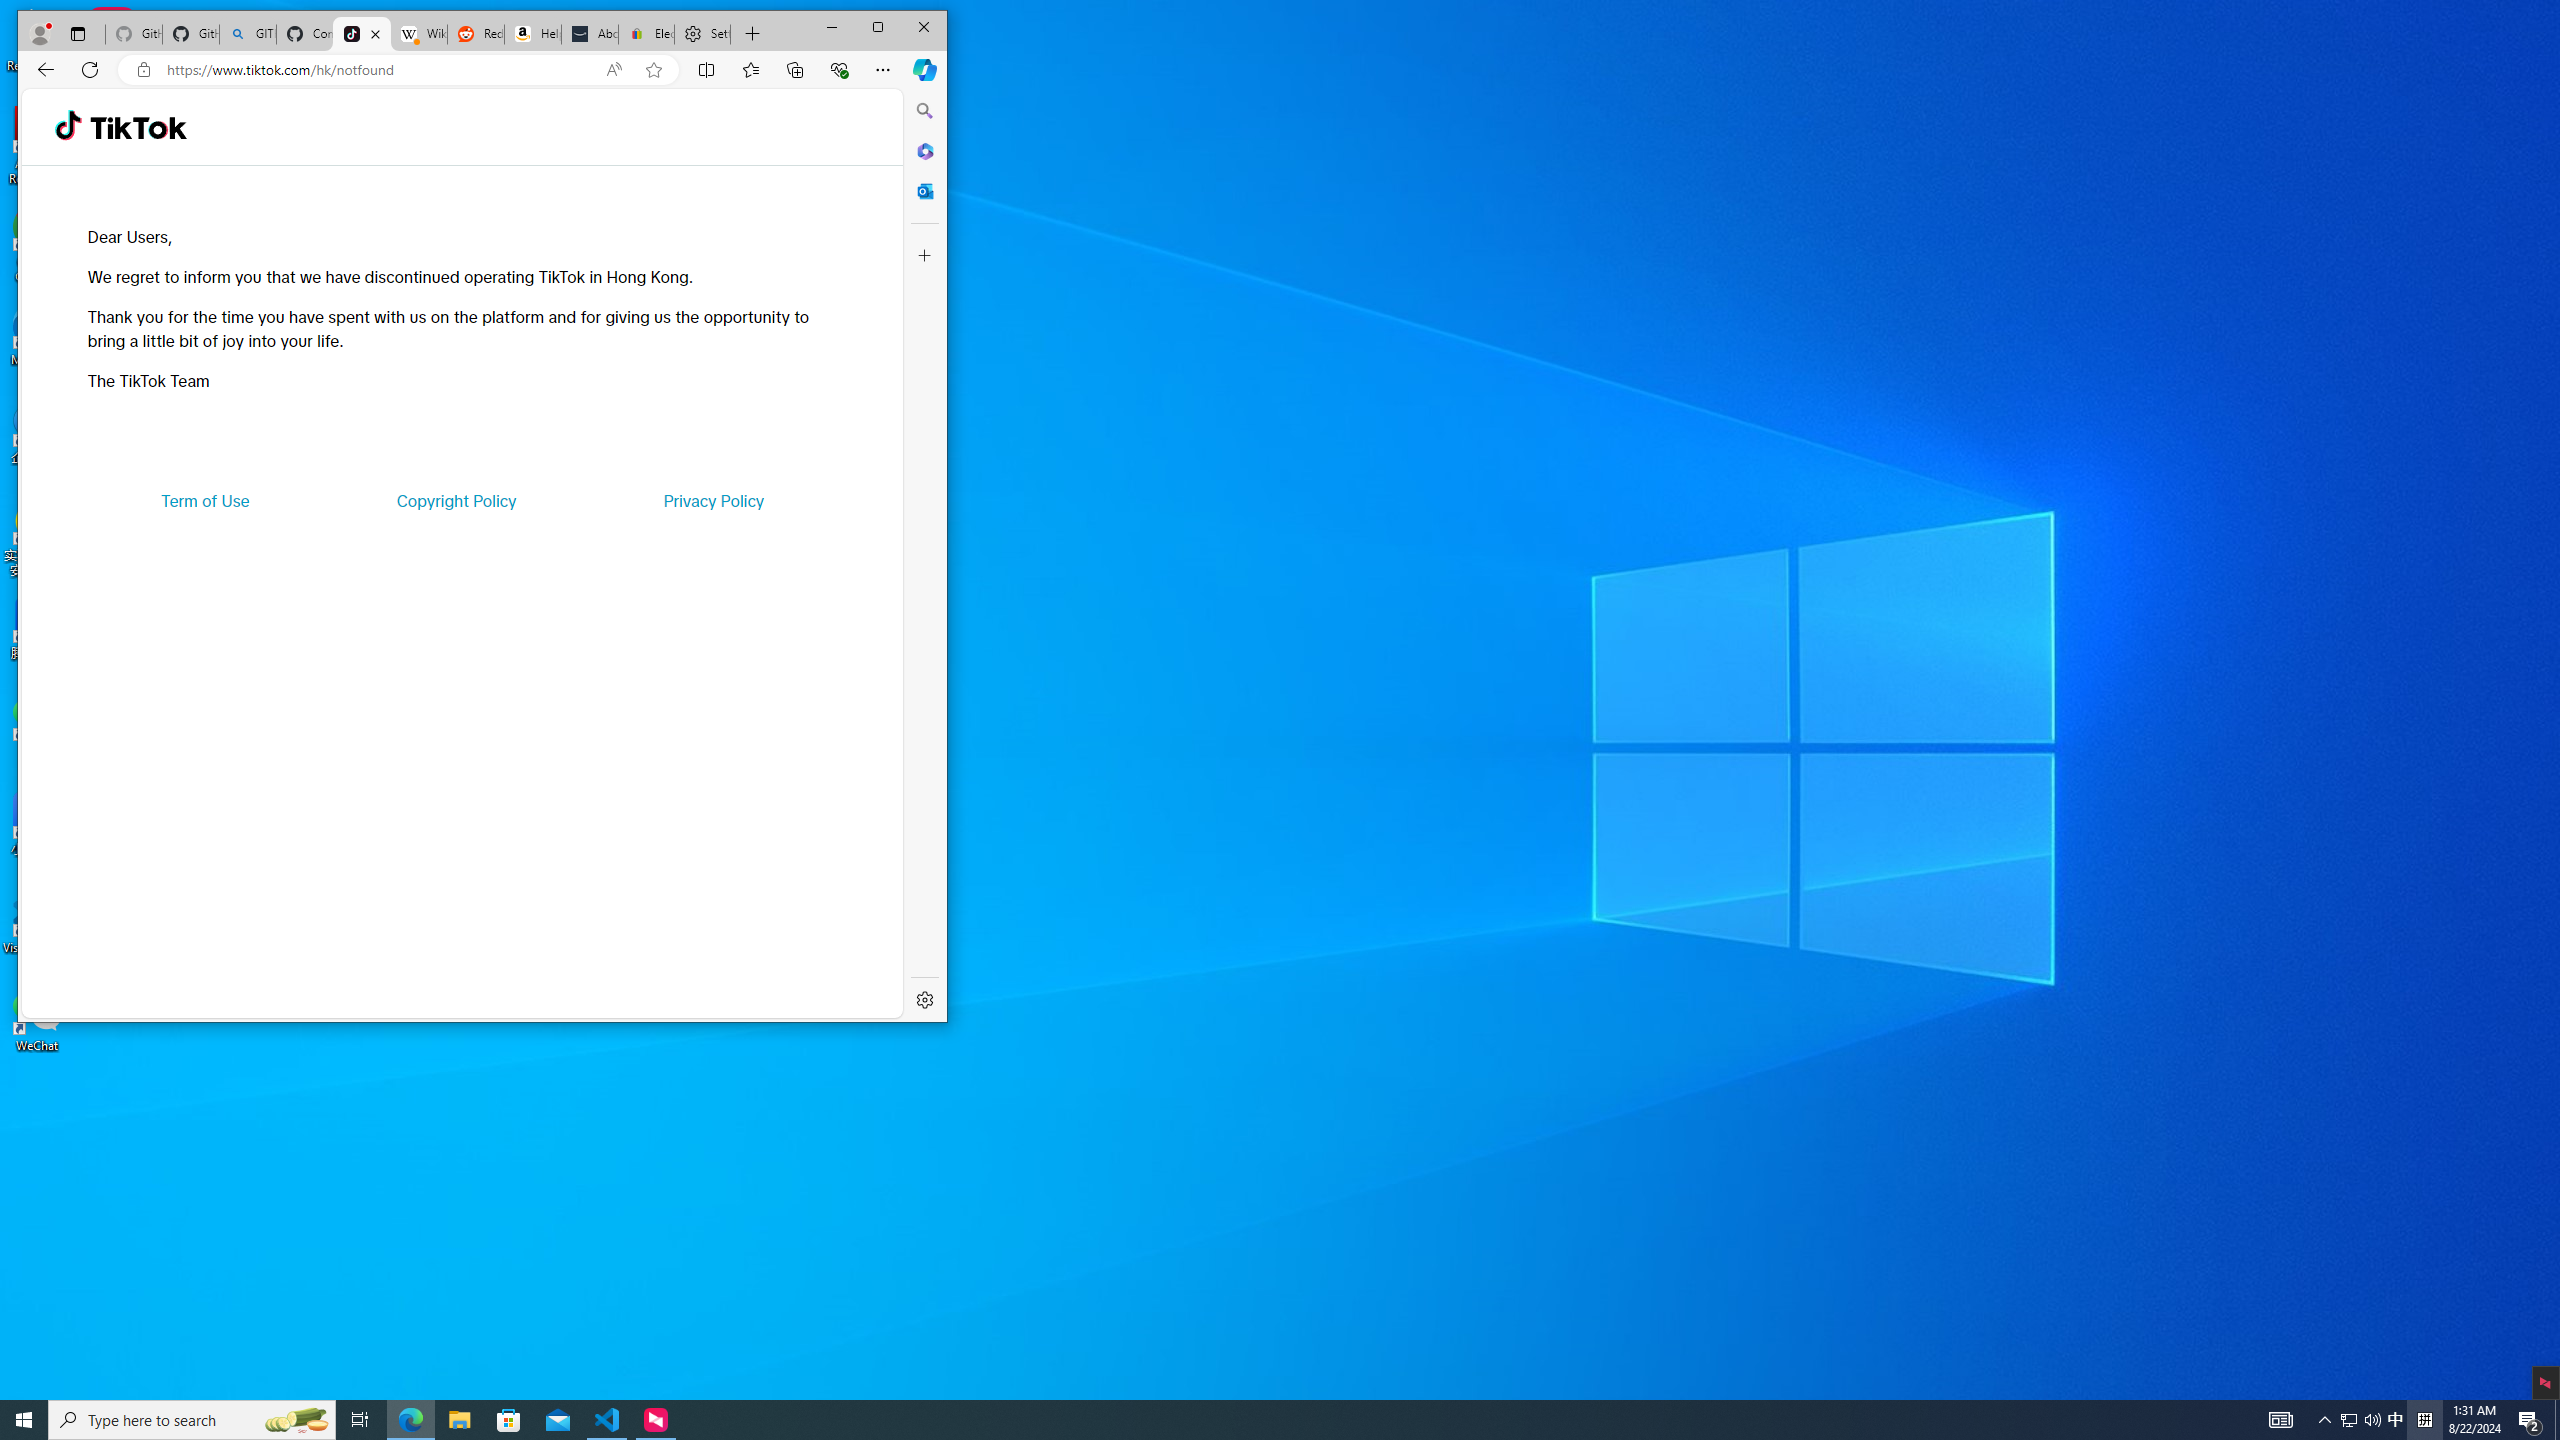  What do you see at coordinates (205, 501) in the screenshot?
I see `'Term of Use'` at bounding box center [205, 501].